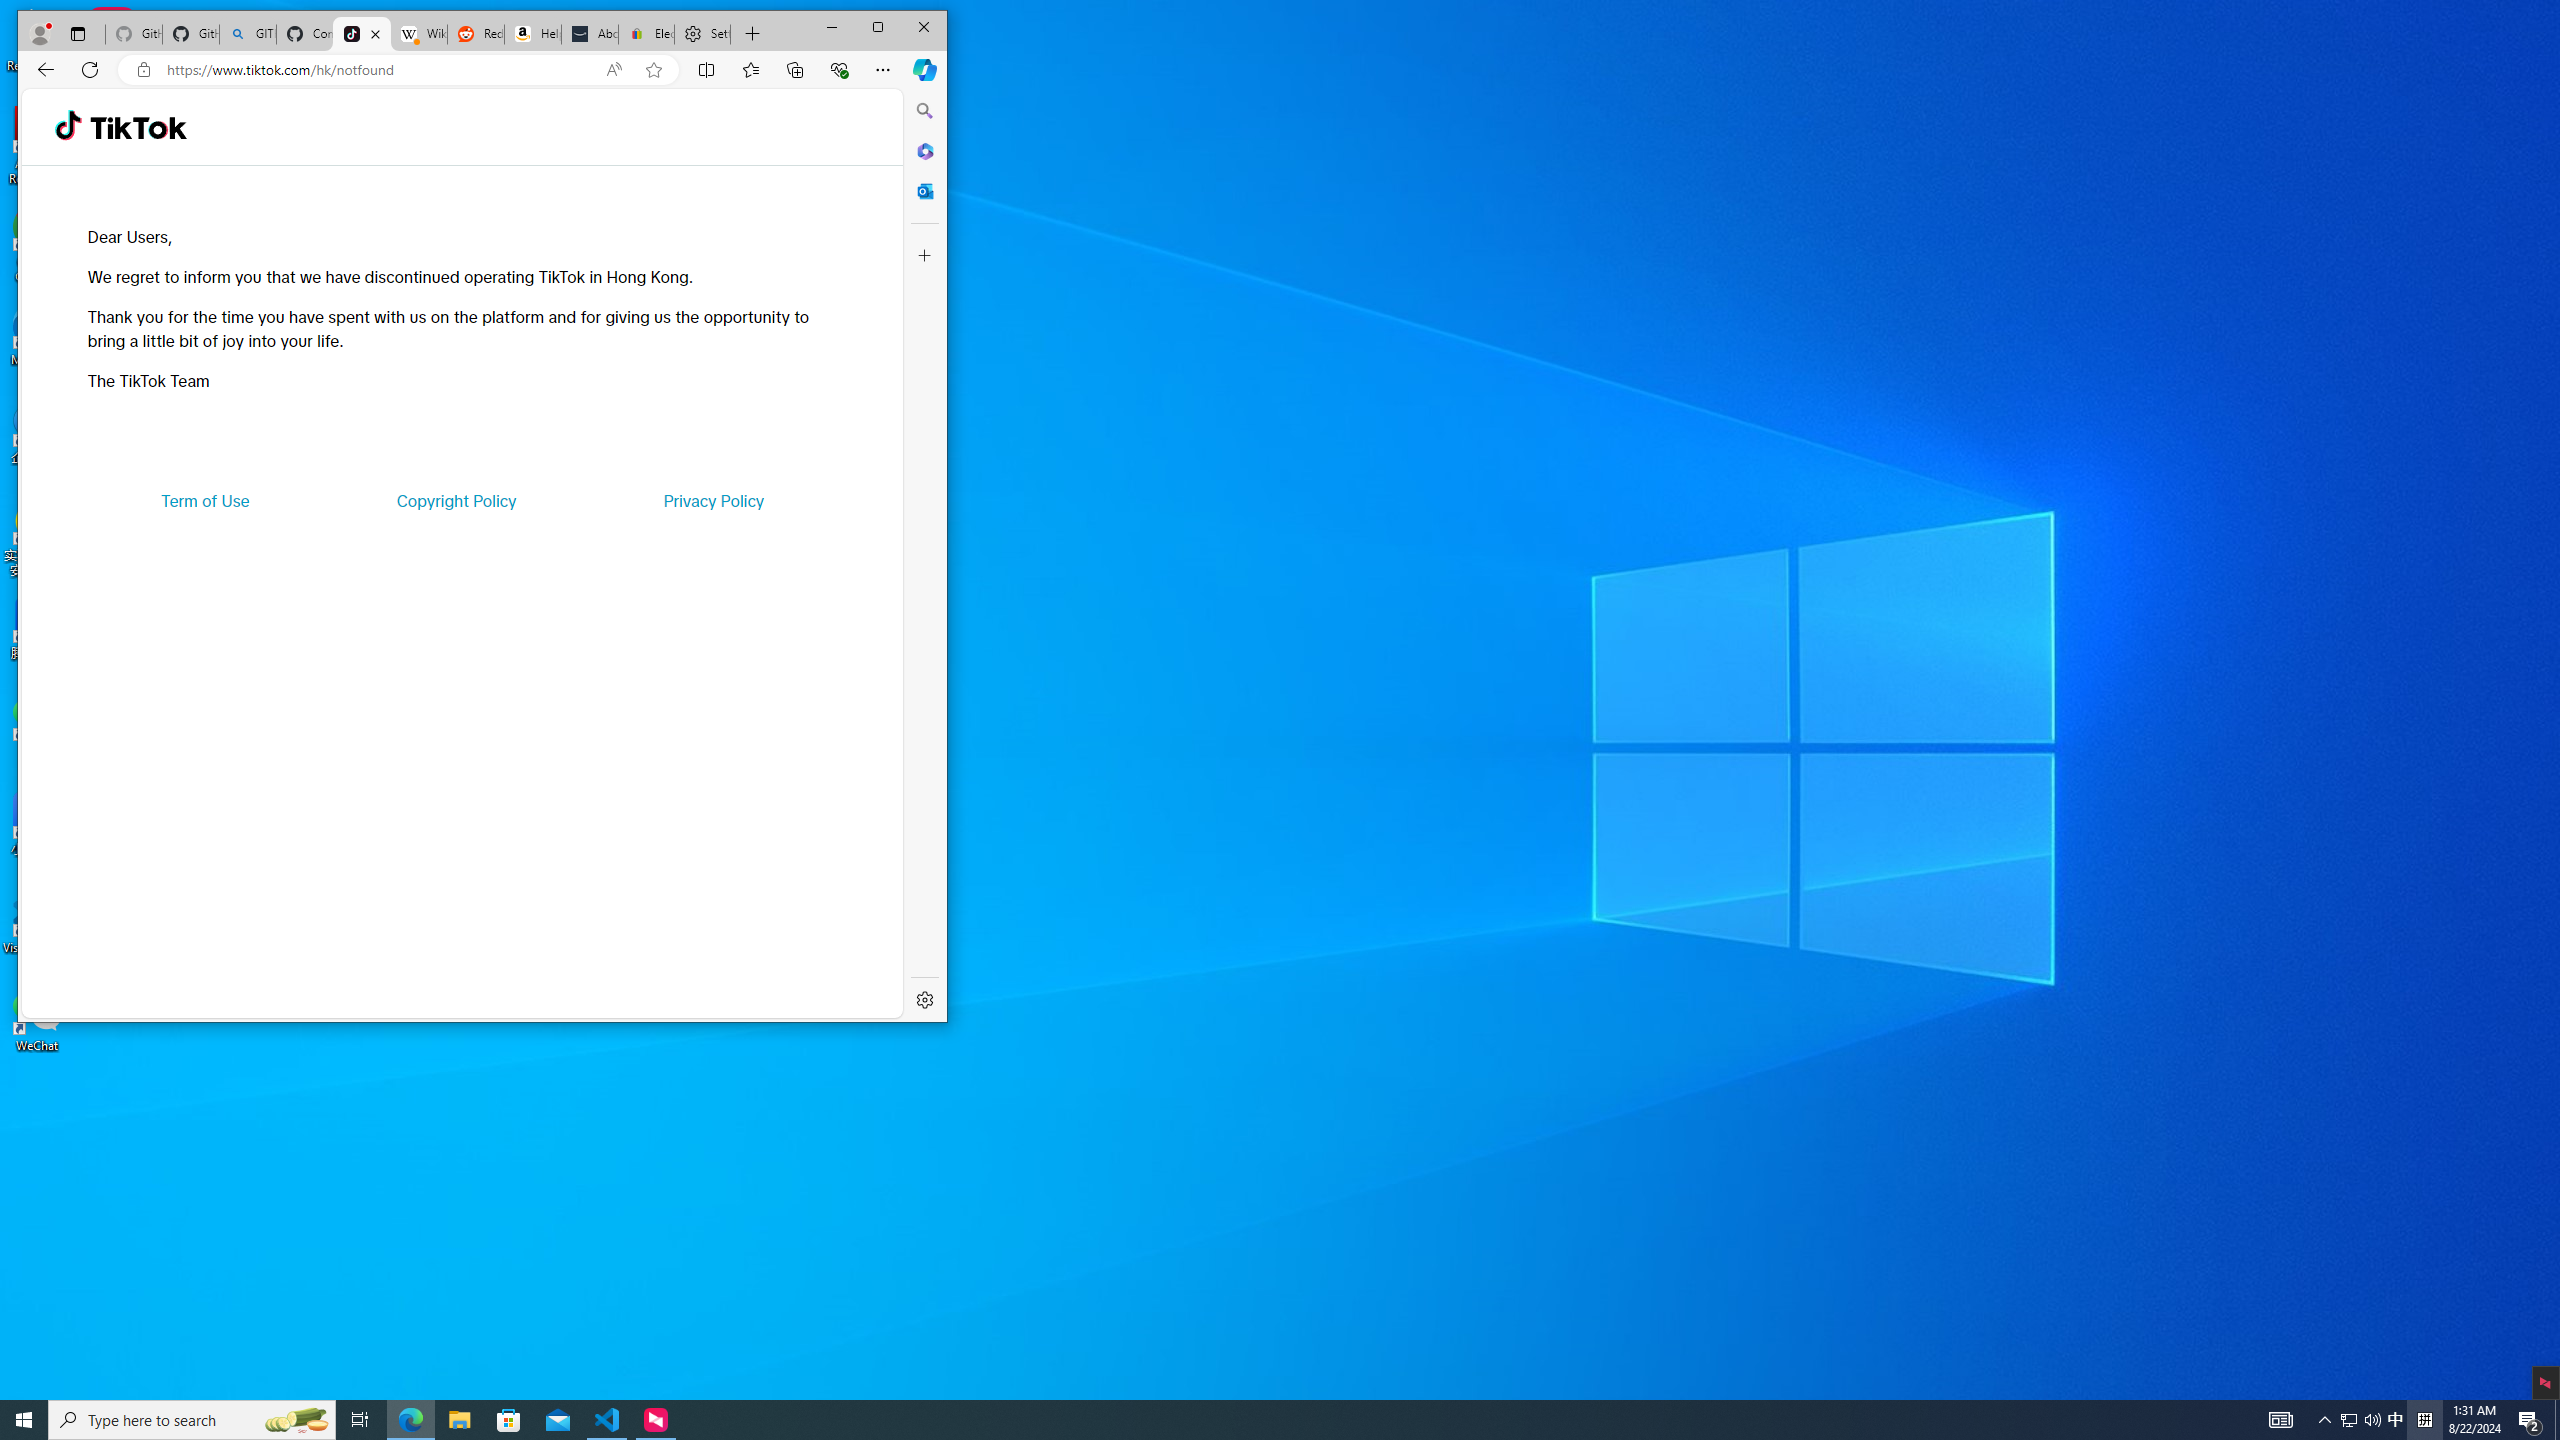  What do you see at coordinates (205, 501) in the screenshot?
I see `'Term of Use'` at bounding box center [205, 501].